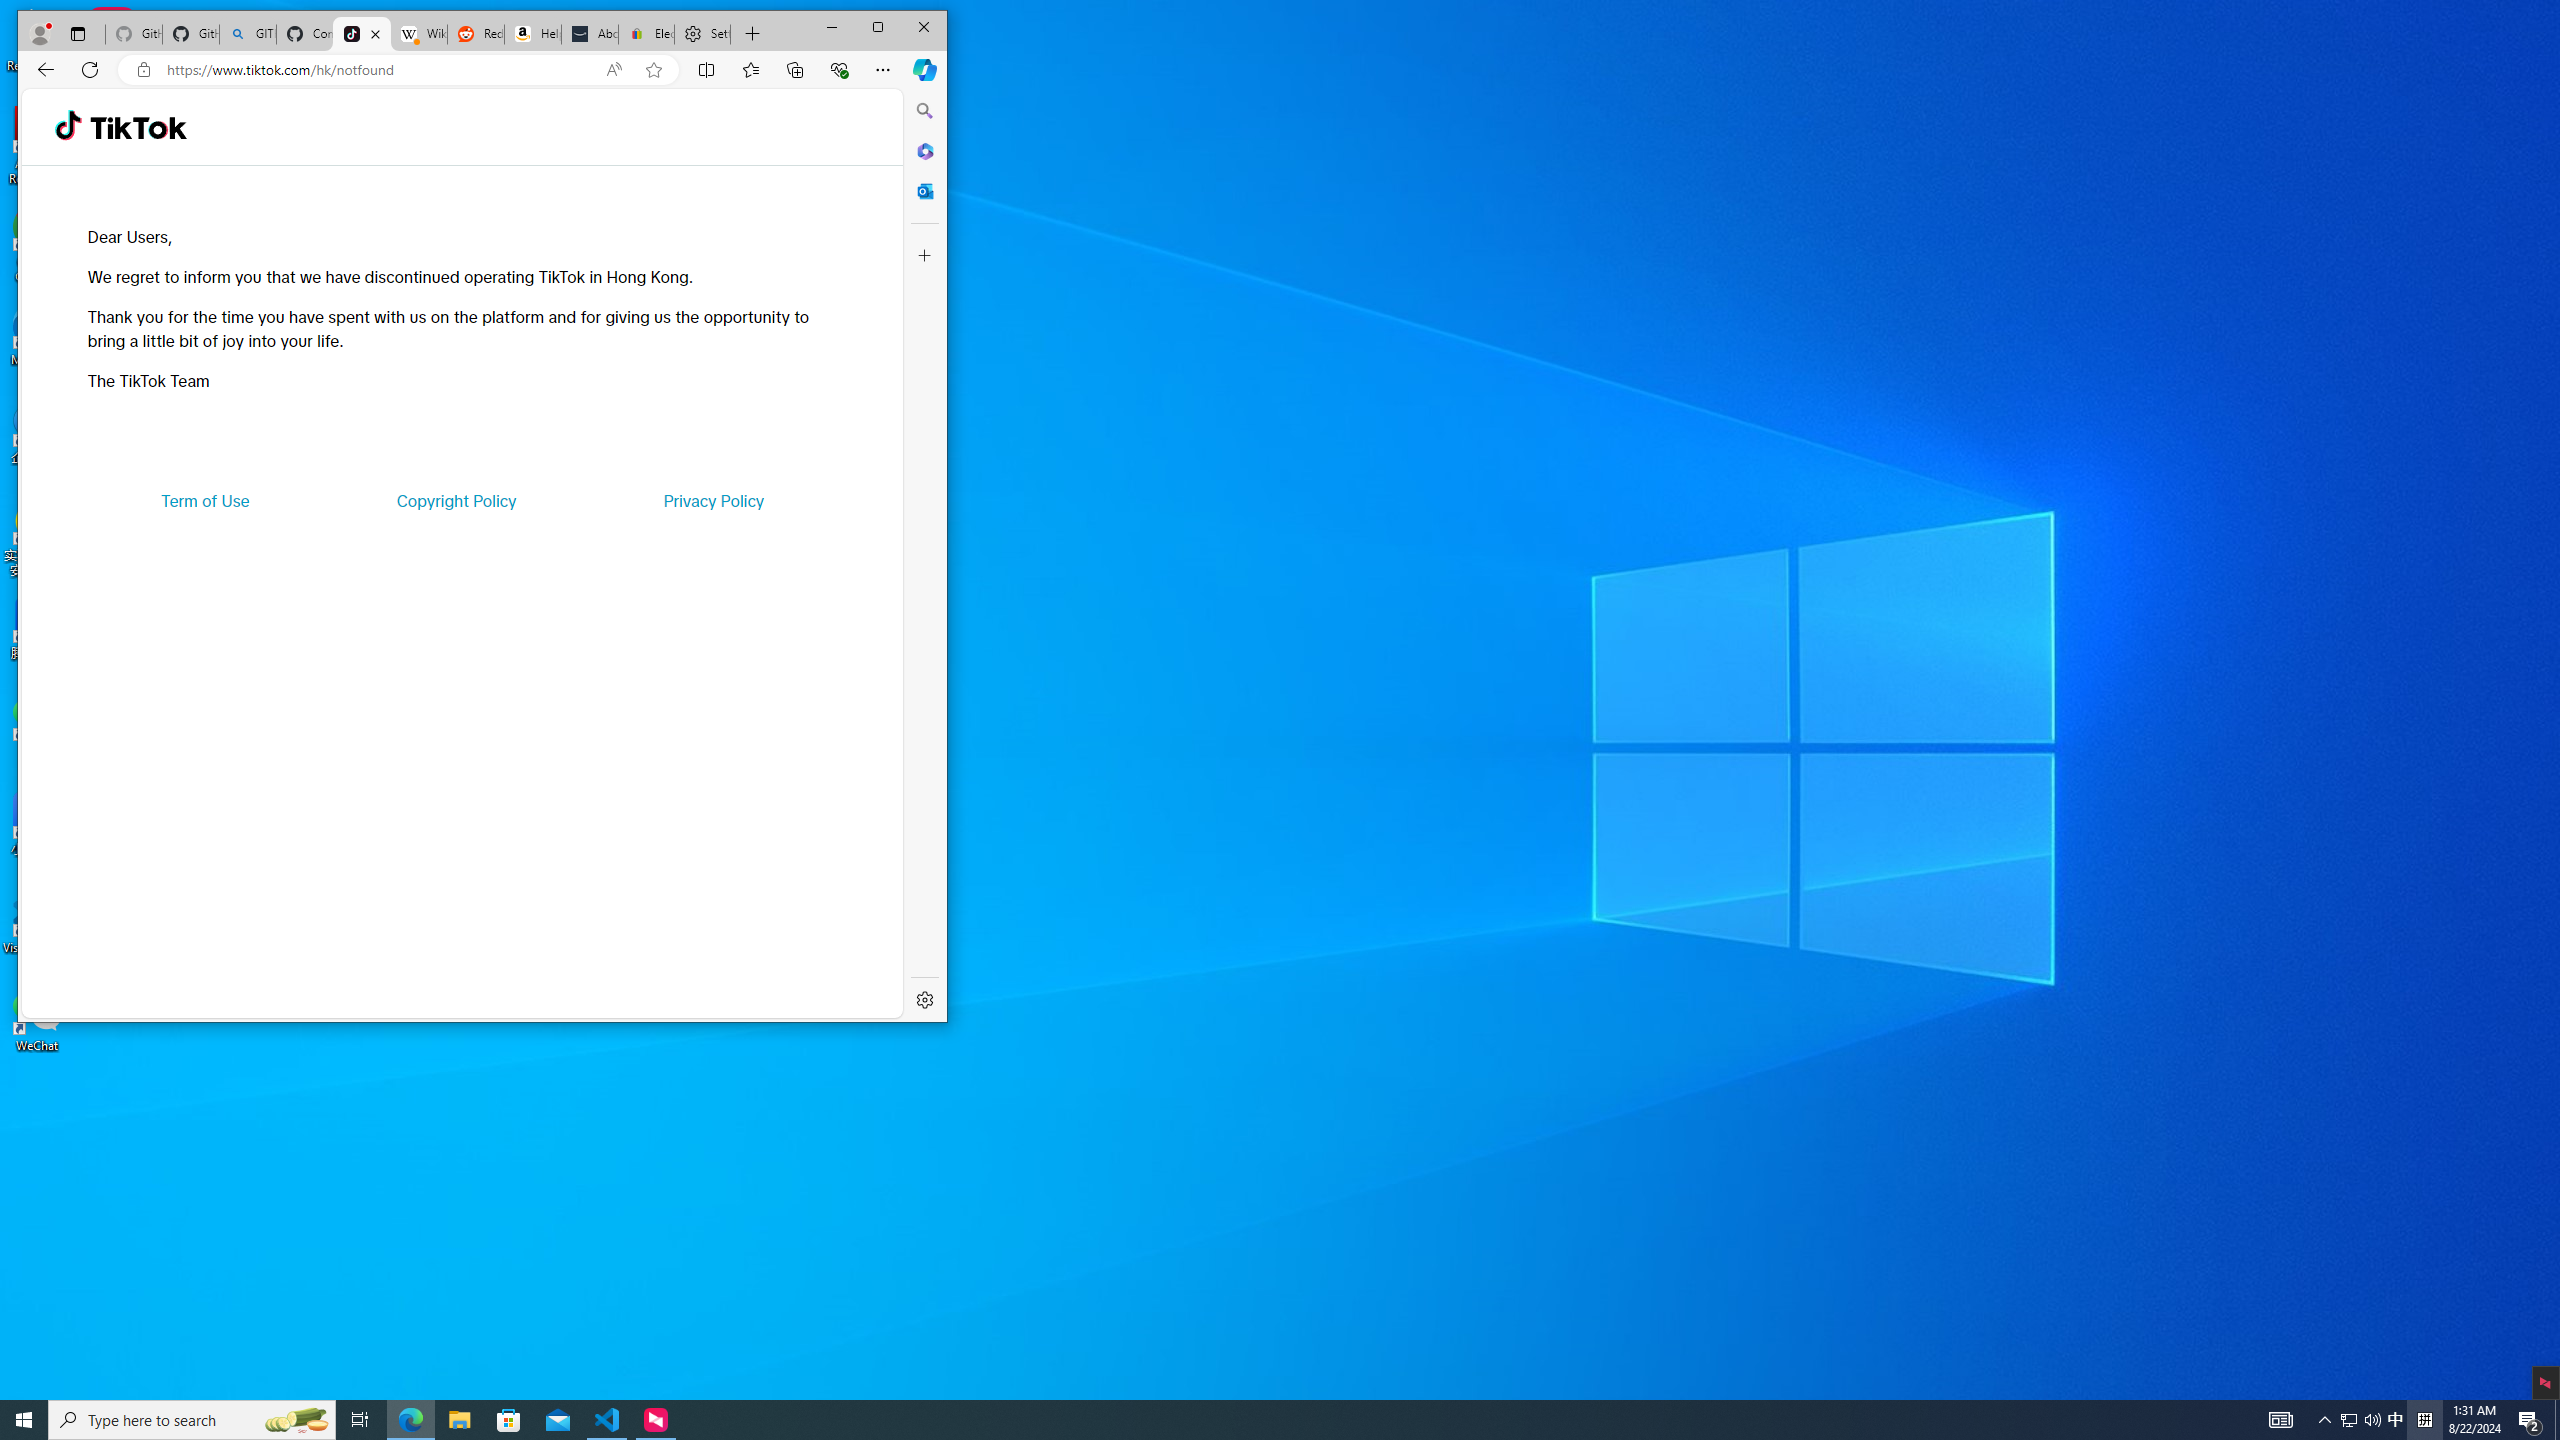  What do you see at coordinates (205, 501) in the screenshot?
I see `'Term of Use'` at bounding box center [205, 501].